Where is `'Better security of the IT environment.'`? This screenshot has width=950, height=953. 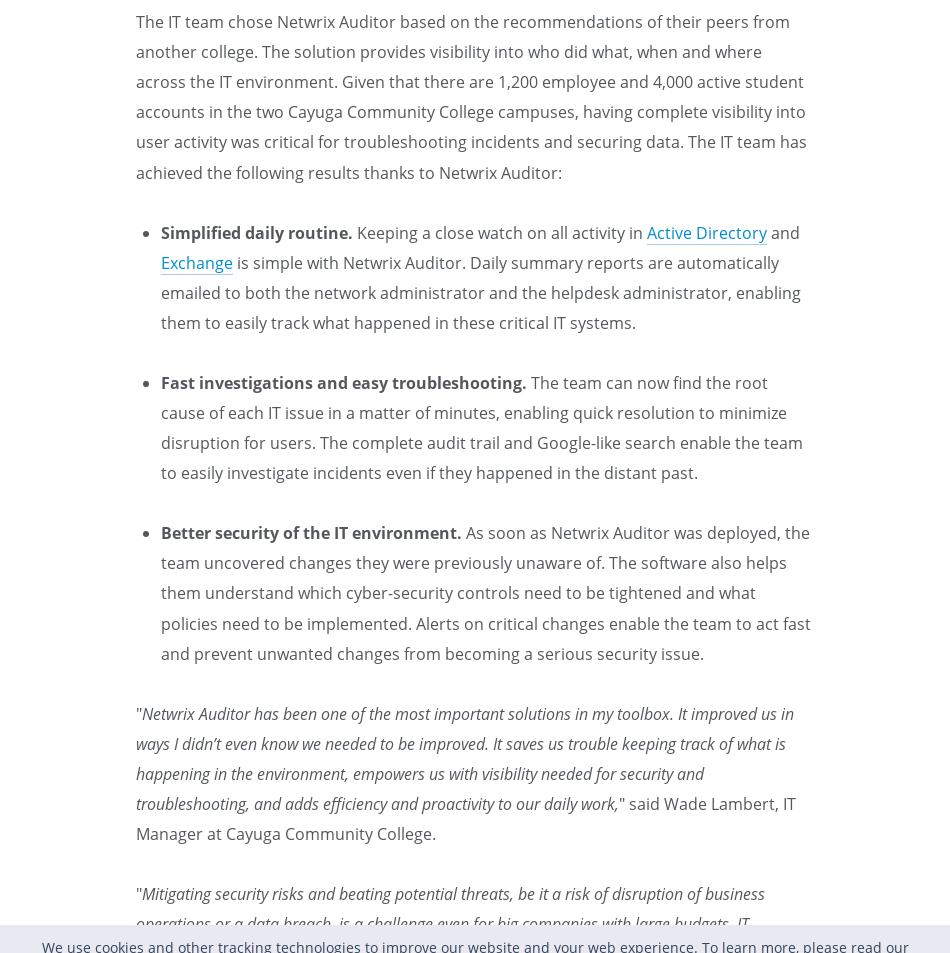
'Better security of the IT environment.' is located at coordinates (310, 533).